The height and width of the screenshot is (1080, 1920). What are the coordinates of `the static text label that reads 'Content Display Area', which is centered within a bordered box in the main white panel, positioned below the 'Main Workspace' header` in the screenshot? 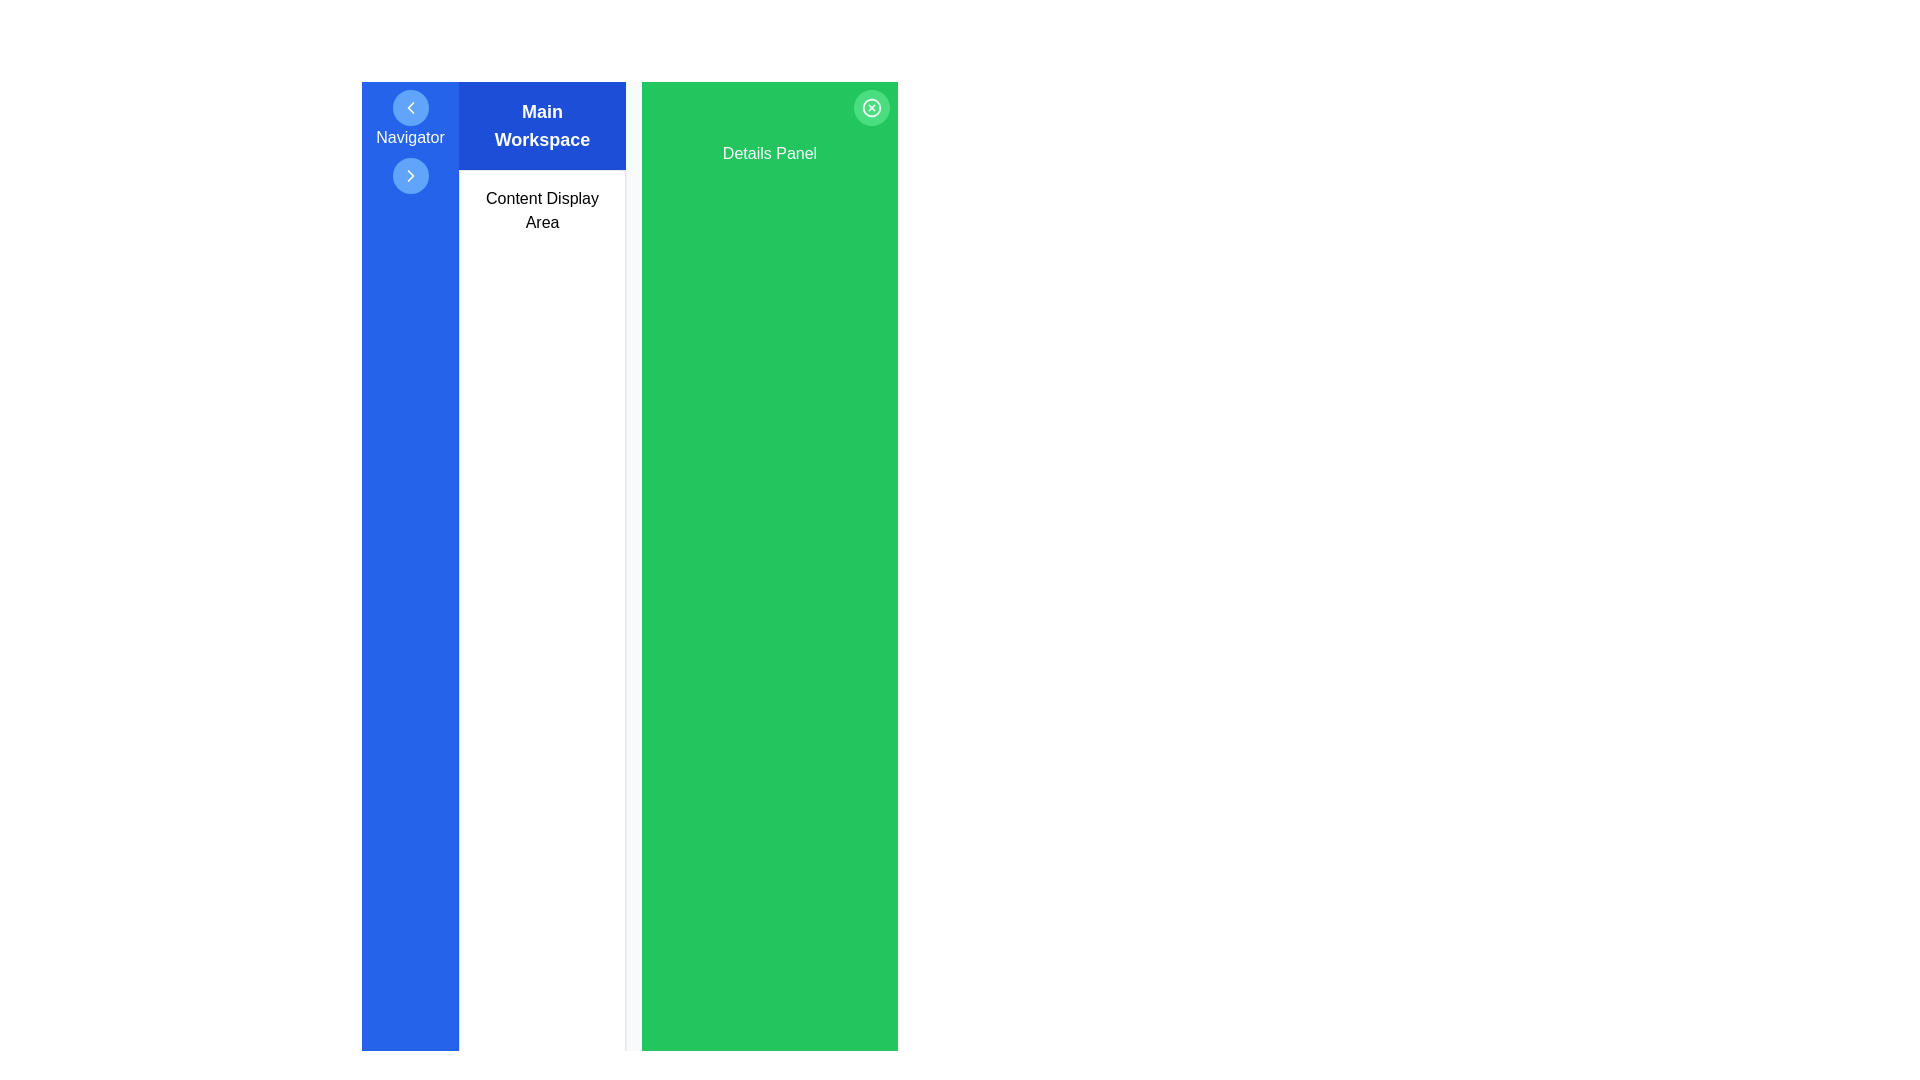 It's located at (542, 211).